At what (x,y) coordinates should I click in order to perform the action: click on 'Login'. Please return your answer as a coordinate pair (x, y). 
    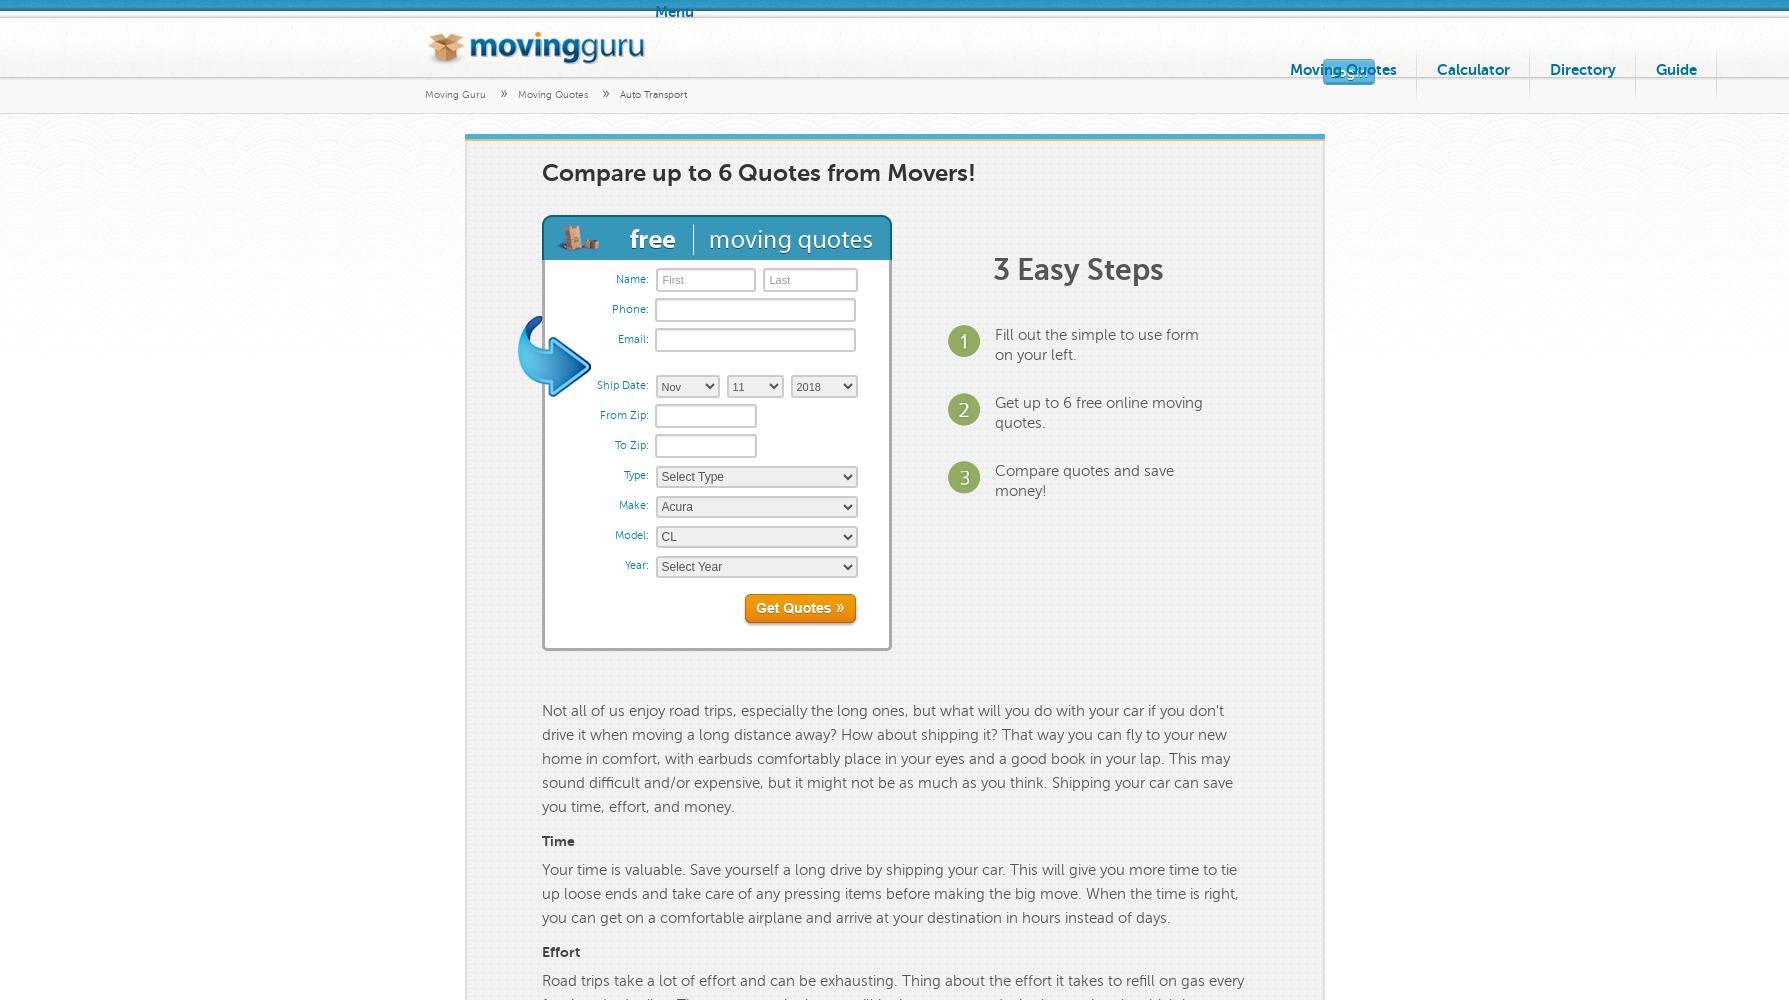
    Looking at the image, I should click on (1348, 71).